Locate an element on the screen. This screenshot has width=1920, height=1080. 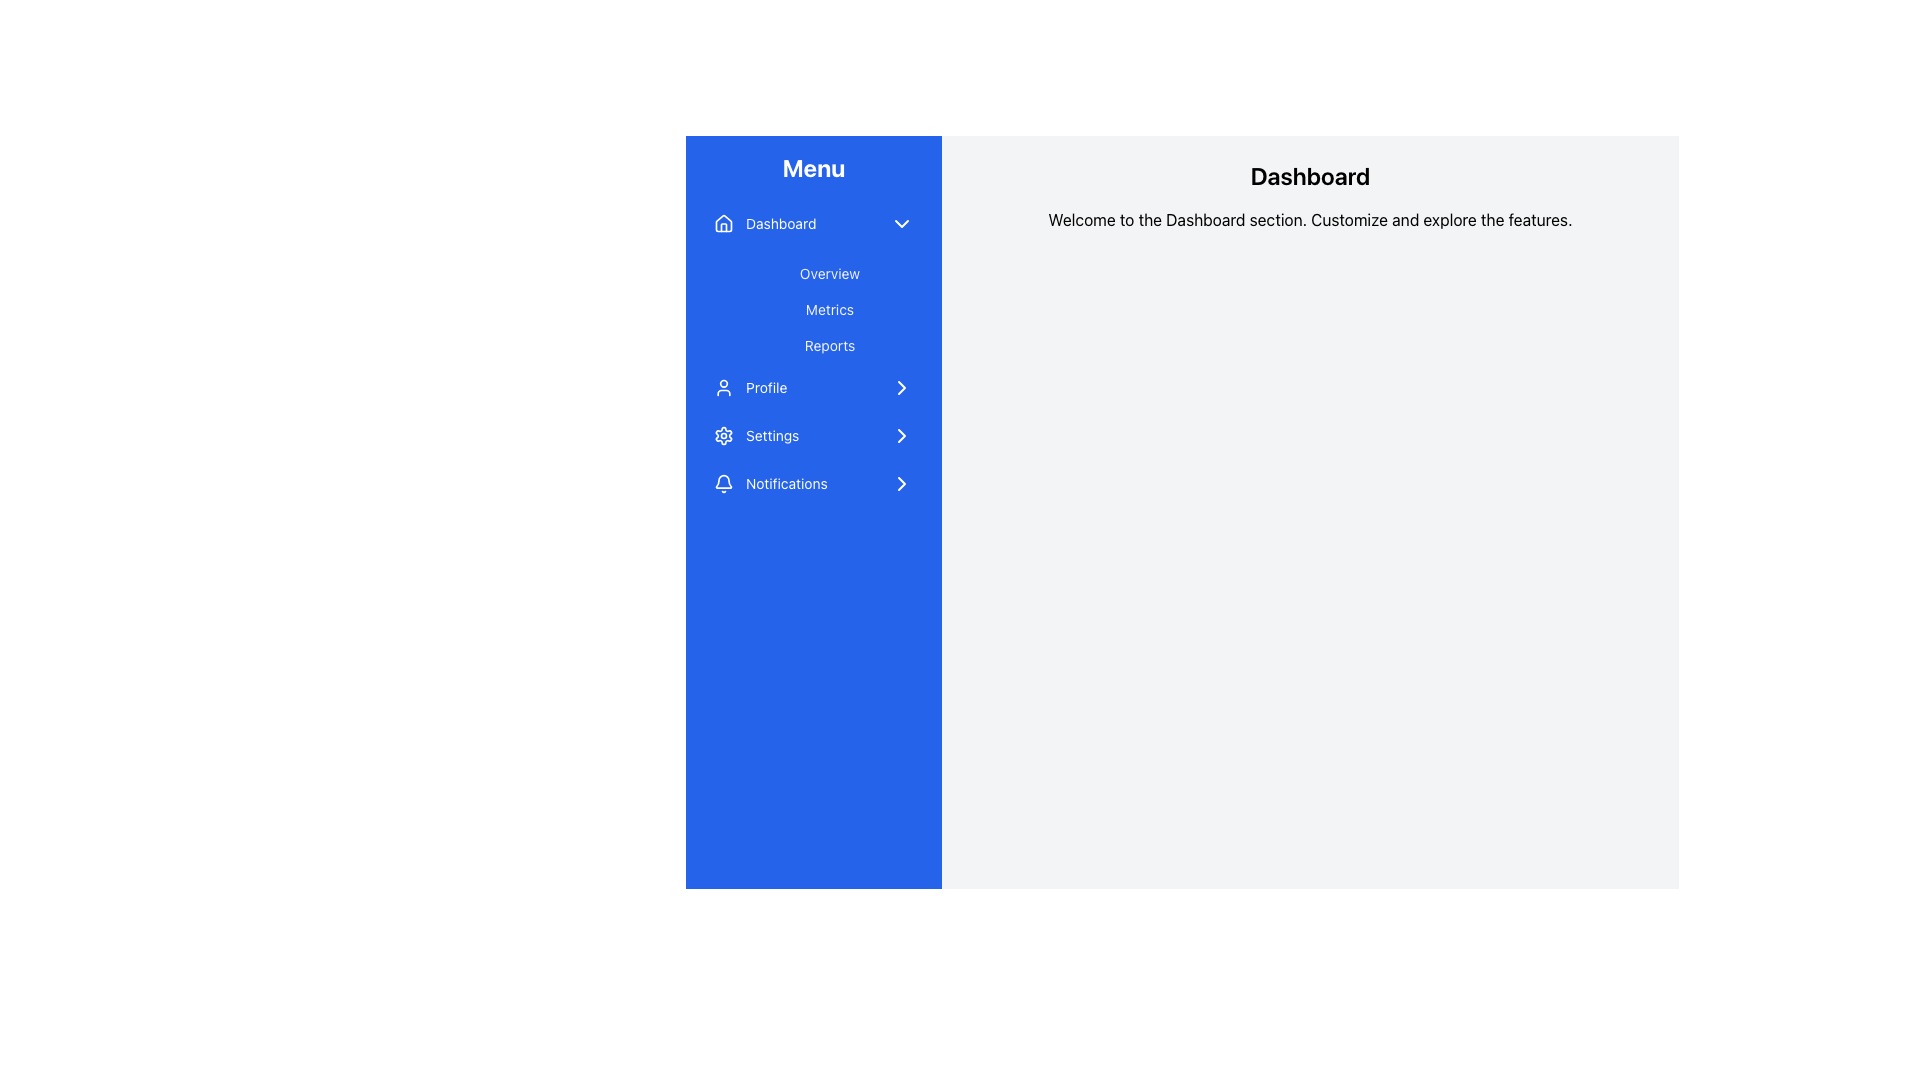
the Text label that indicates the Dashboard section, located in the sidebar menu, positioned below the 'Menu' heading and above the links 'Overview', 'Metrics', and 'Reports' is located at coordinates (780, 223).